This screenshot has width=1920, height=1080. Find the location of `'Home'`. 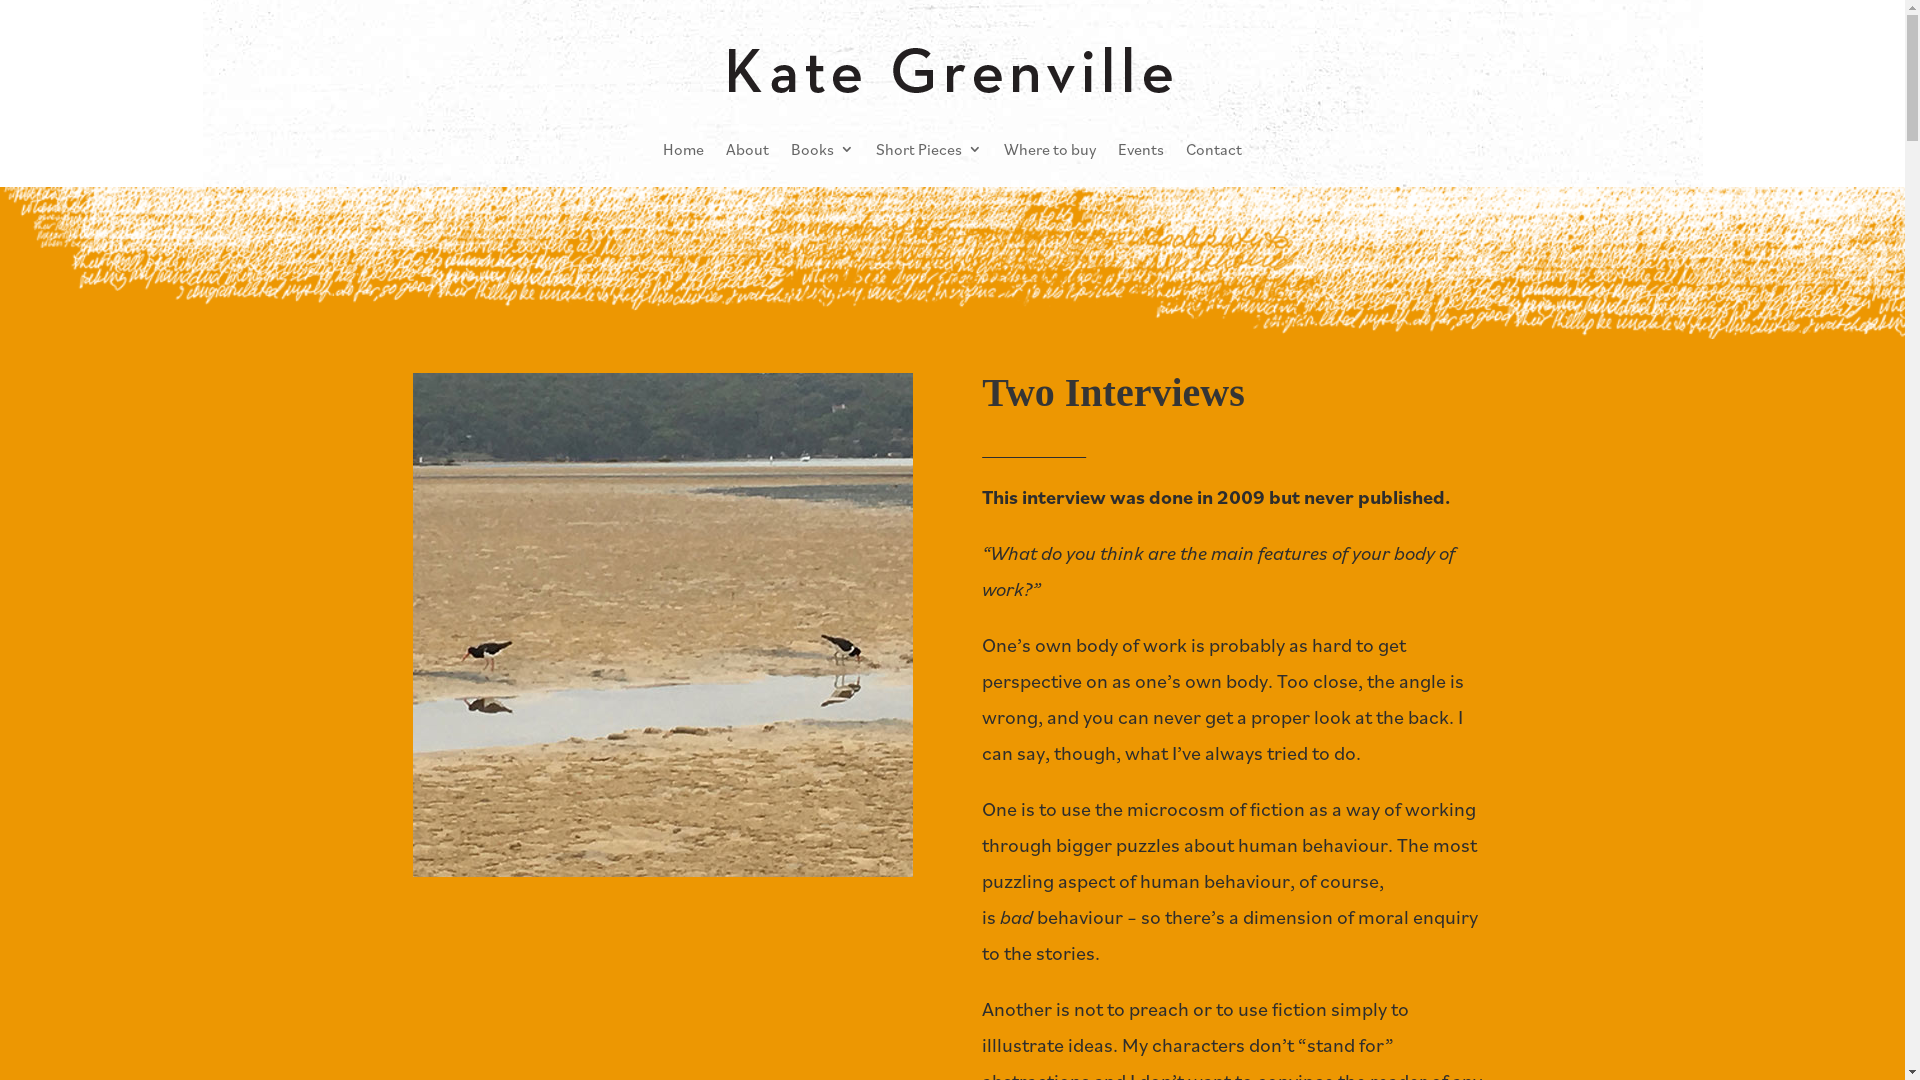

'Home' is located at coordinates (683, 148).